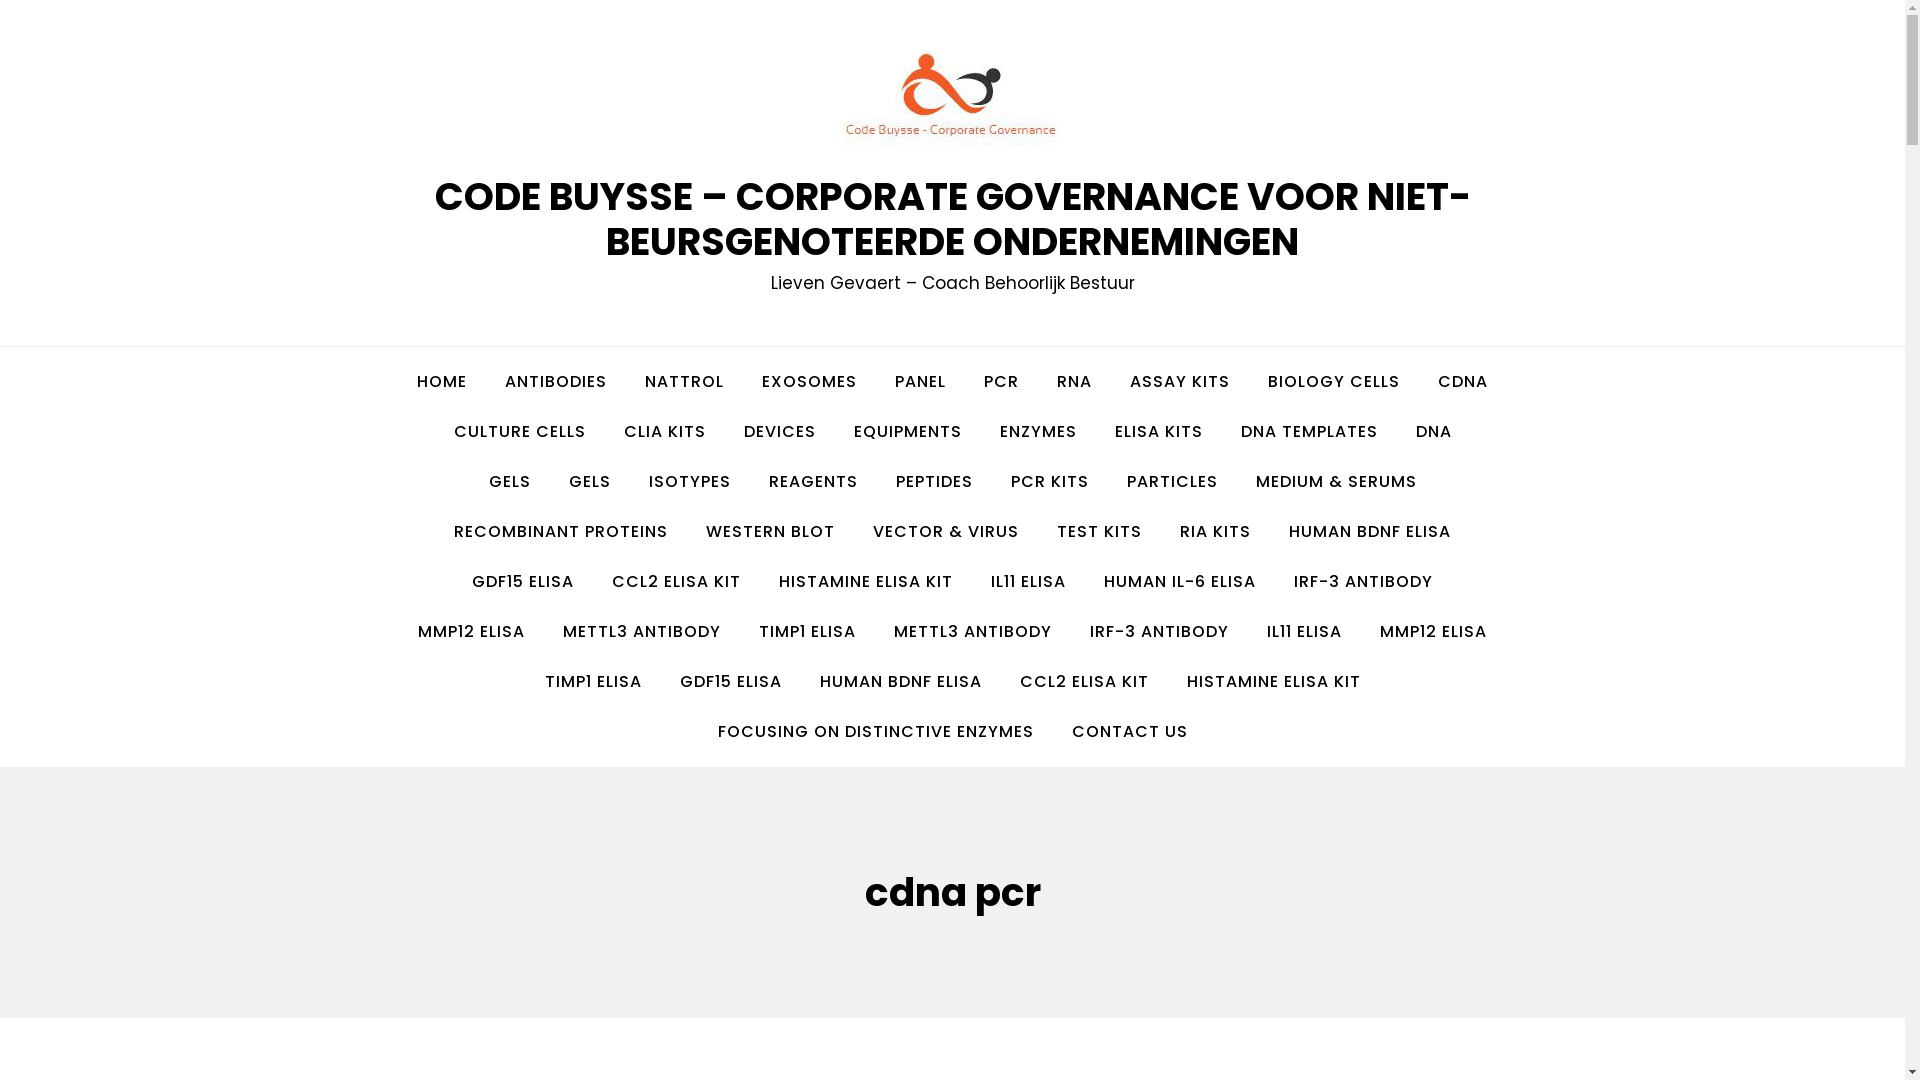 The image size is (1920, 1080). What do you see at coordinates (1250, 381) in the screenshot?
I see `'BIOLOGY CELLS'` at bounding box center [1250, 381].